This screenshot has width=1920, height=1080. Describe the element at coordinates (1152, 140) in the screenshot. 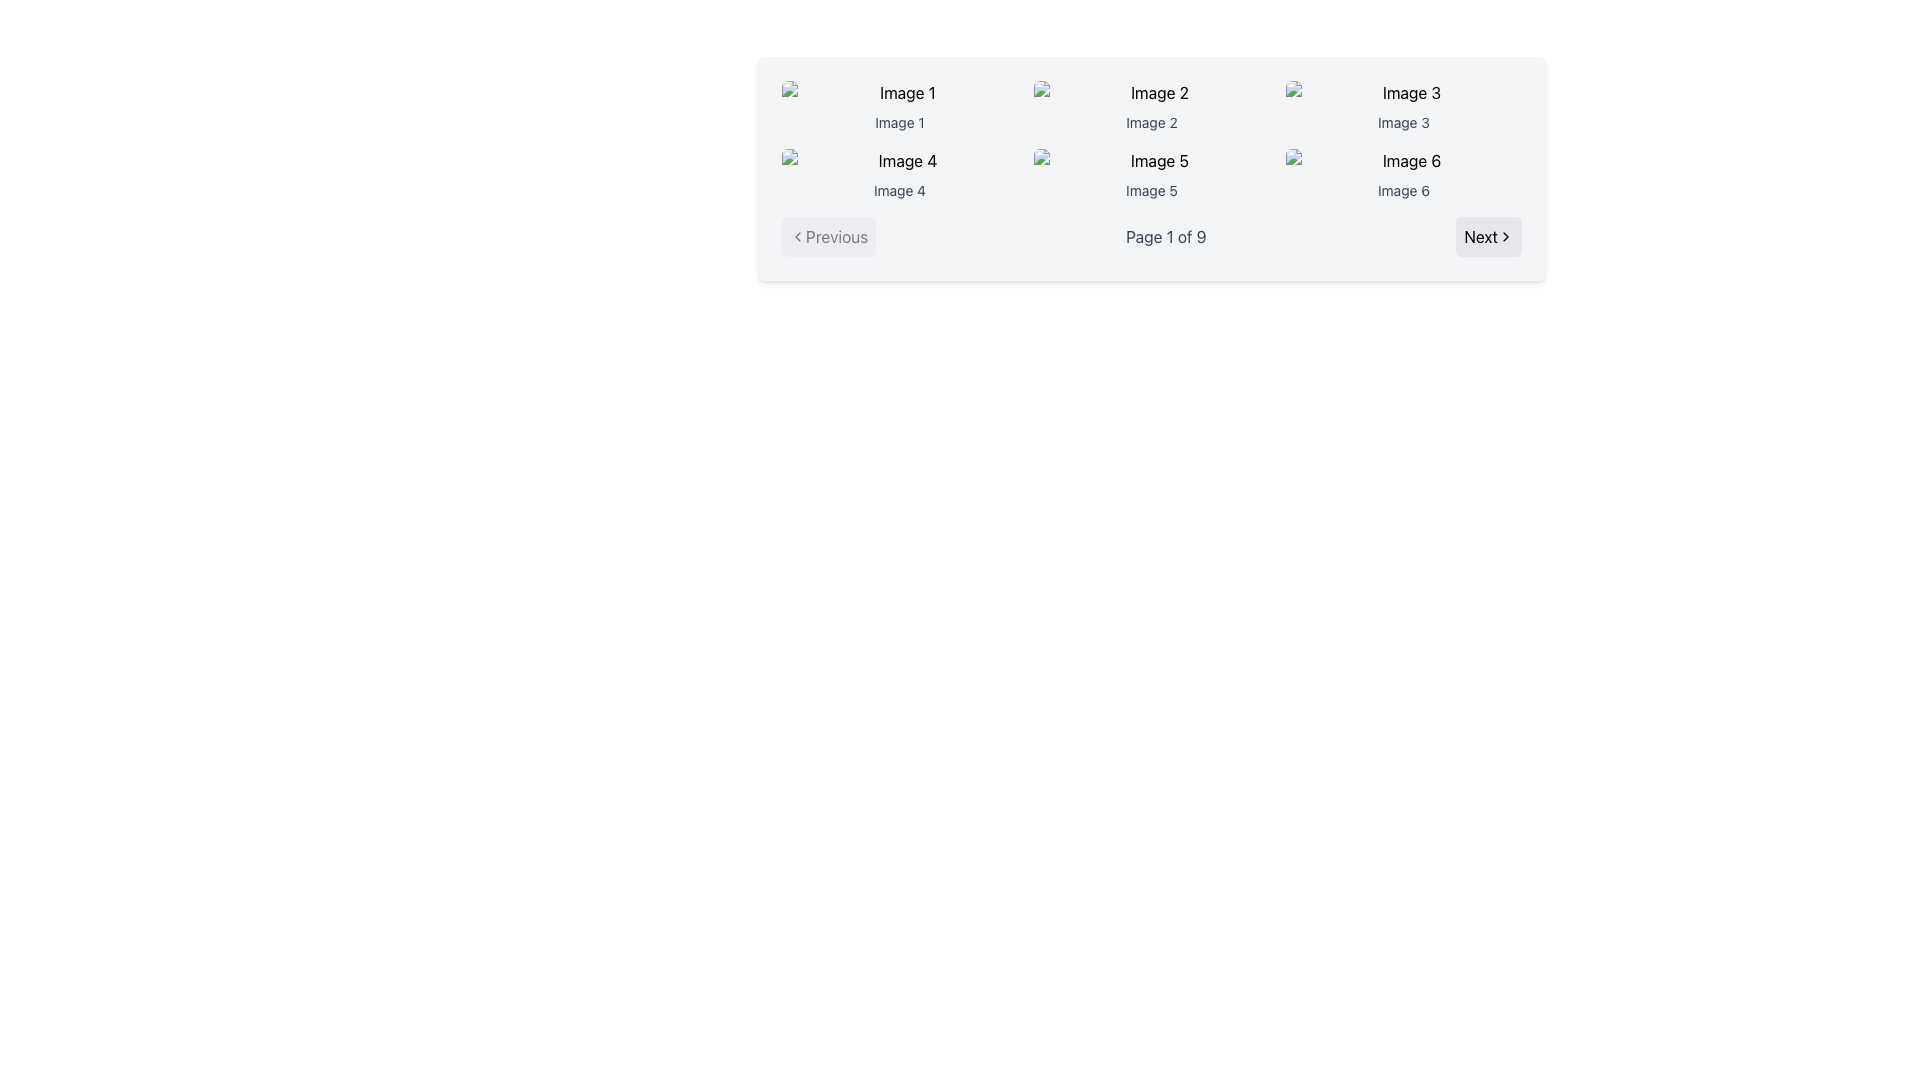

I see `the Grid display or gallery element containing six items with images and labels, located centrally between the 'Previous' and 'Next' buttons` at that location.